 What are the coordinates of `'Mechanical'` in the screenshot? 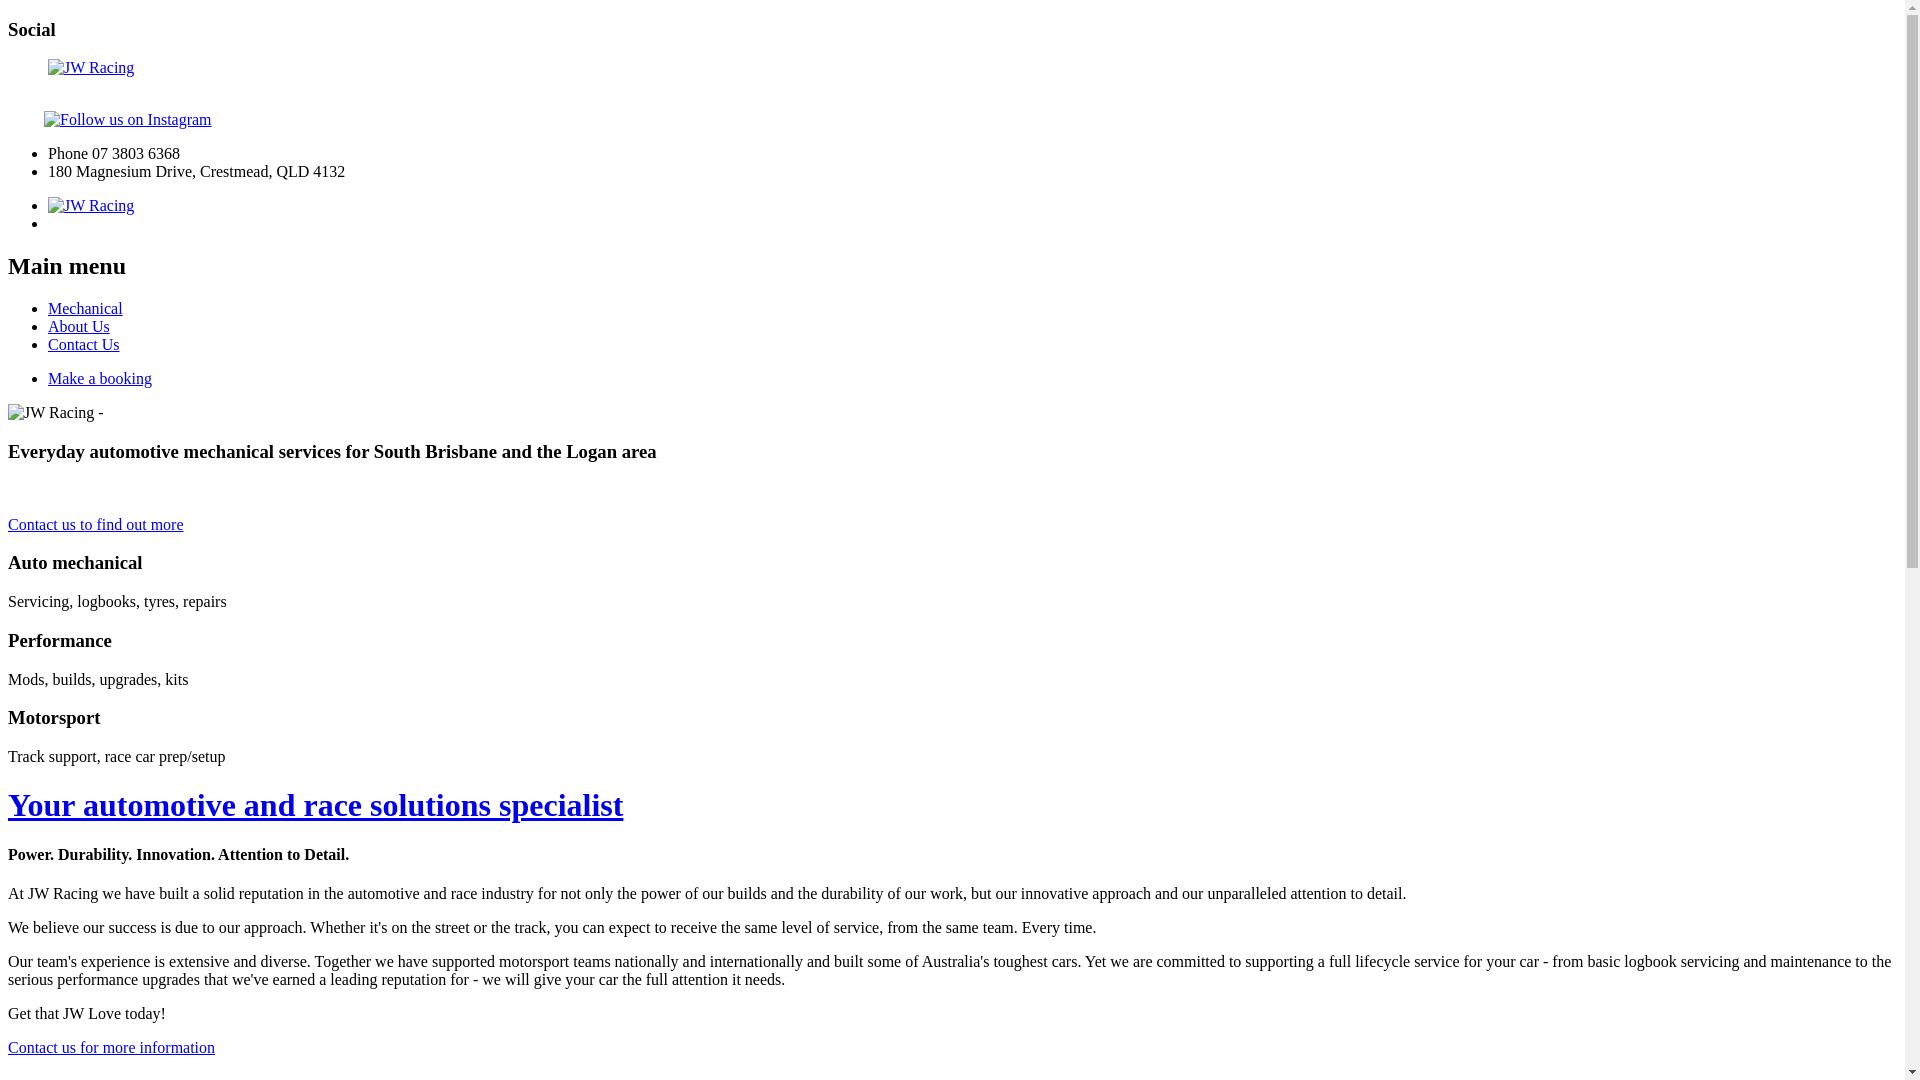 It's located at (84, 308).